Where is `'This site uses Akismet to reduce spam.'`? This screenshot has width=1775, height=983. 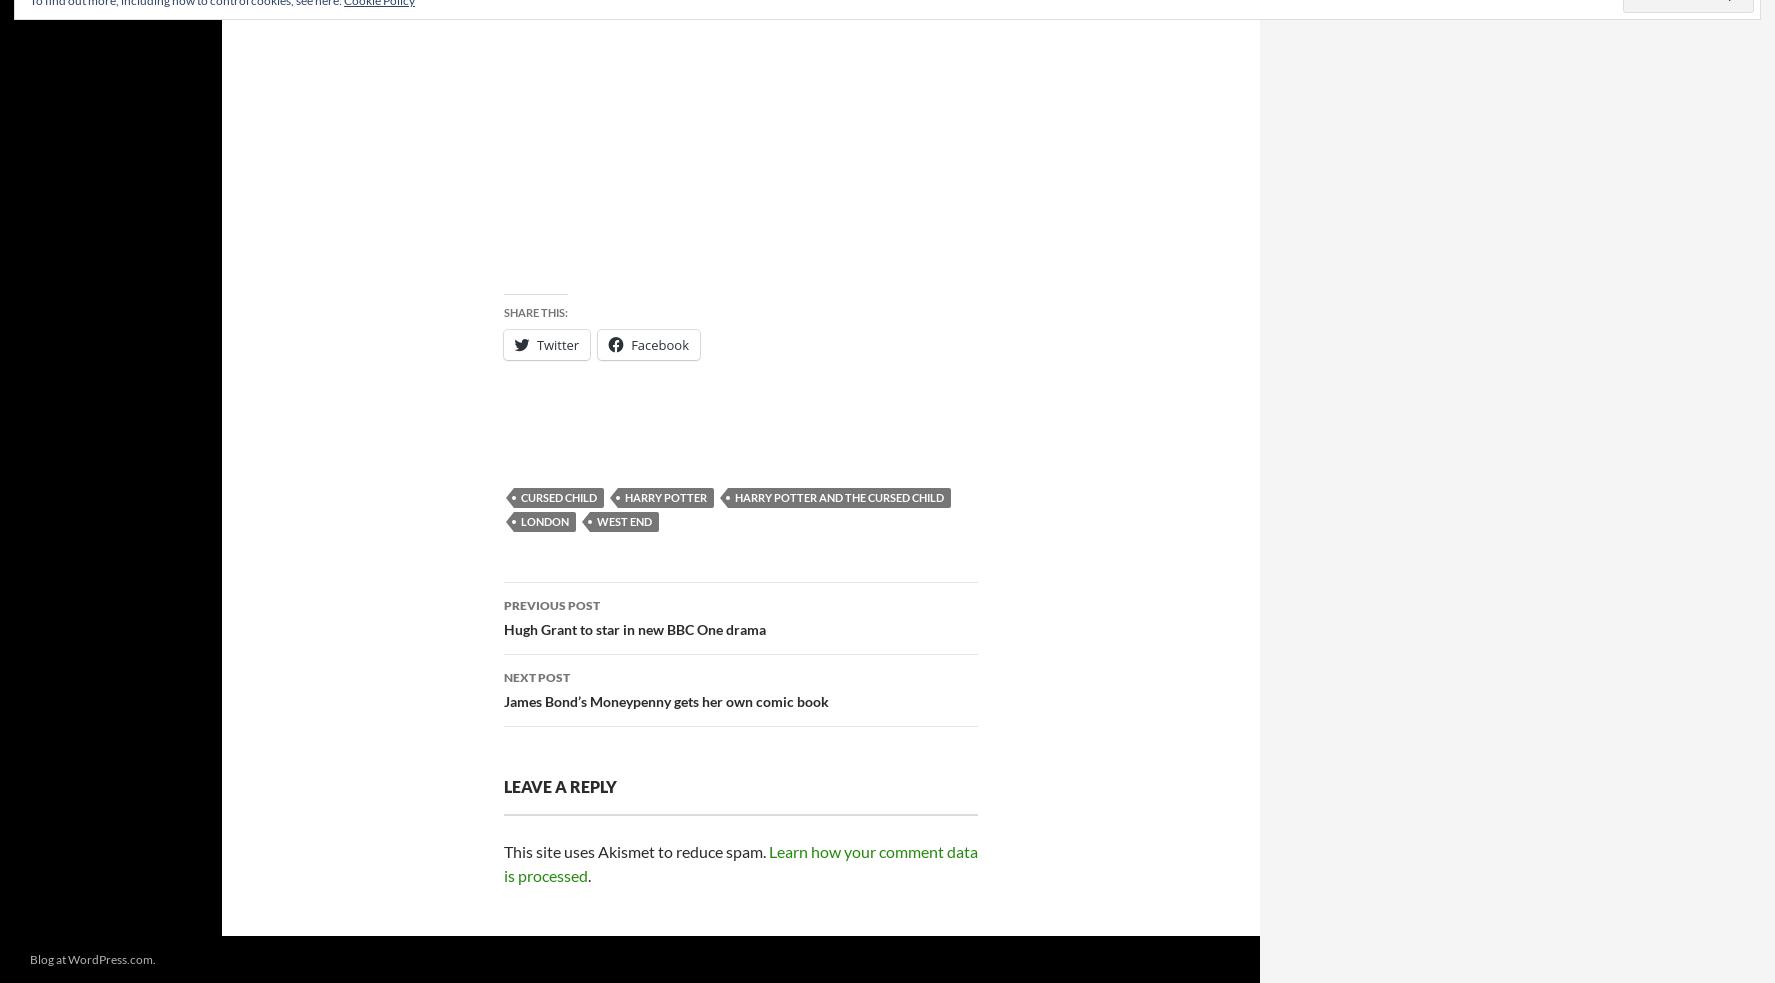 'This site uses Akismet to reduce spam.' is located at coordinates (636, 851).